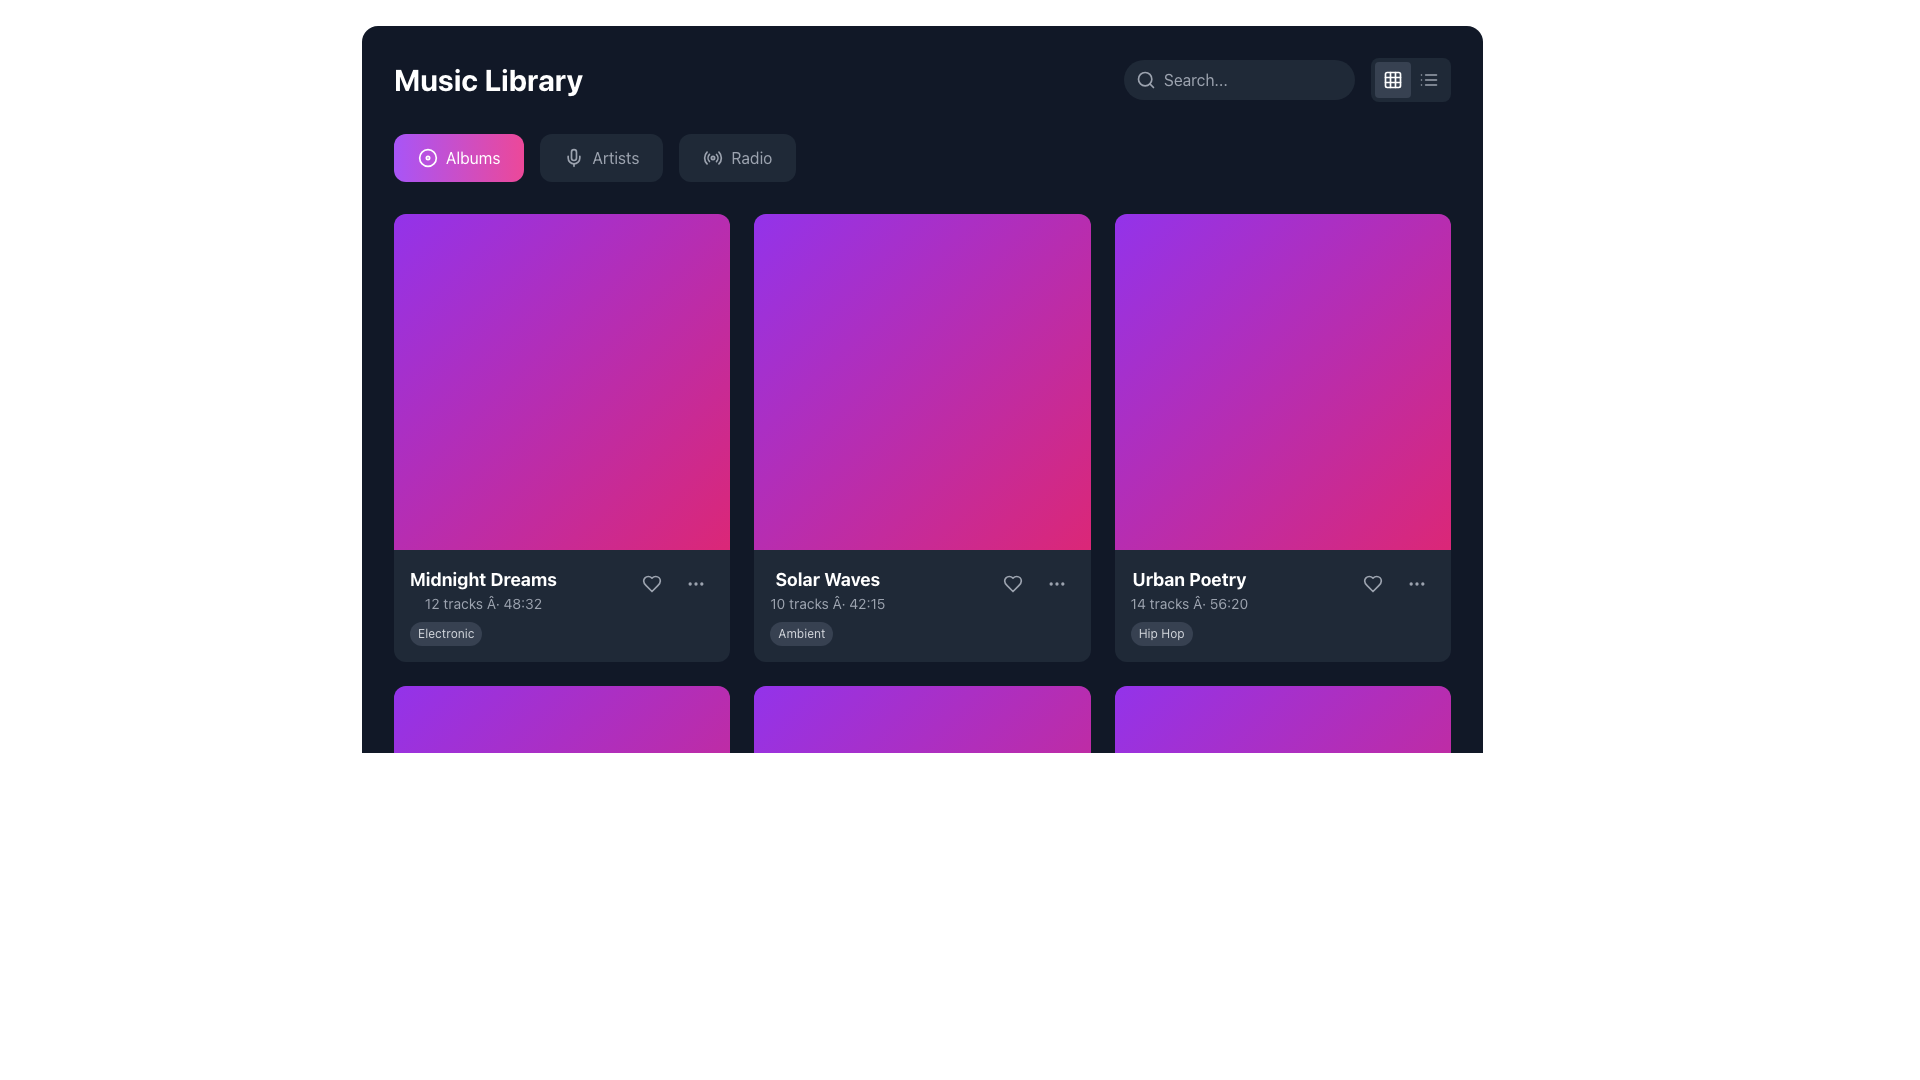  I want to click on the heart-shaped icon button located at the bottom right corner of the 'Urban Poetry' album card, so click(1371, 583).